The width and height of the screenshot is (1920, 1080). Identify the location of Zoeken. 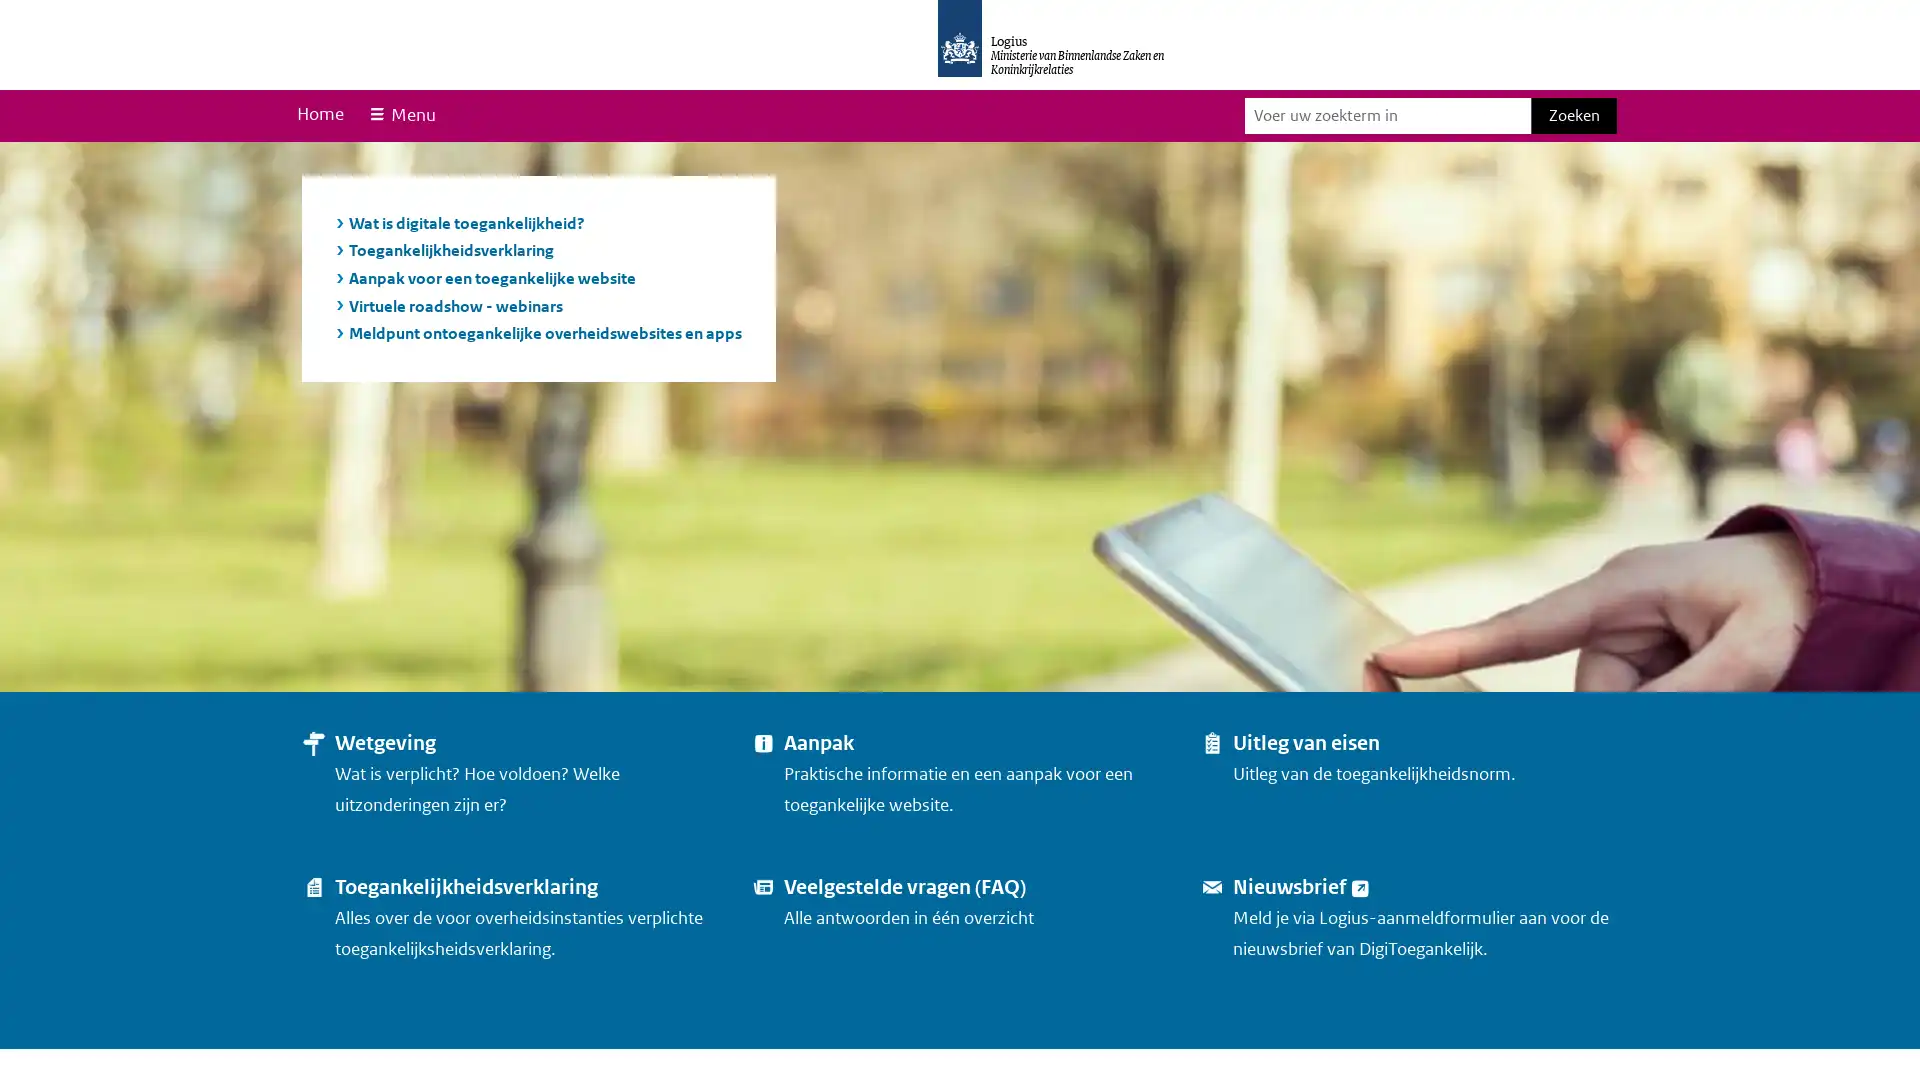
(1573, 115).